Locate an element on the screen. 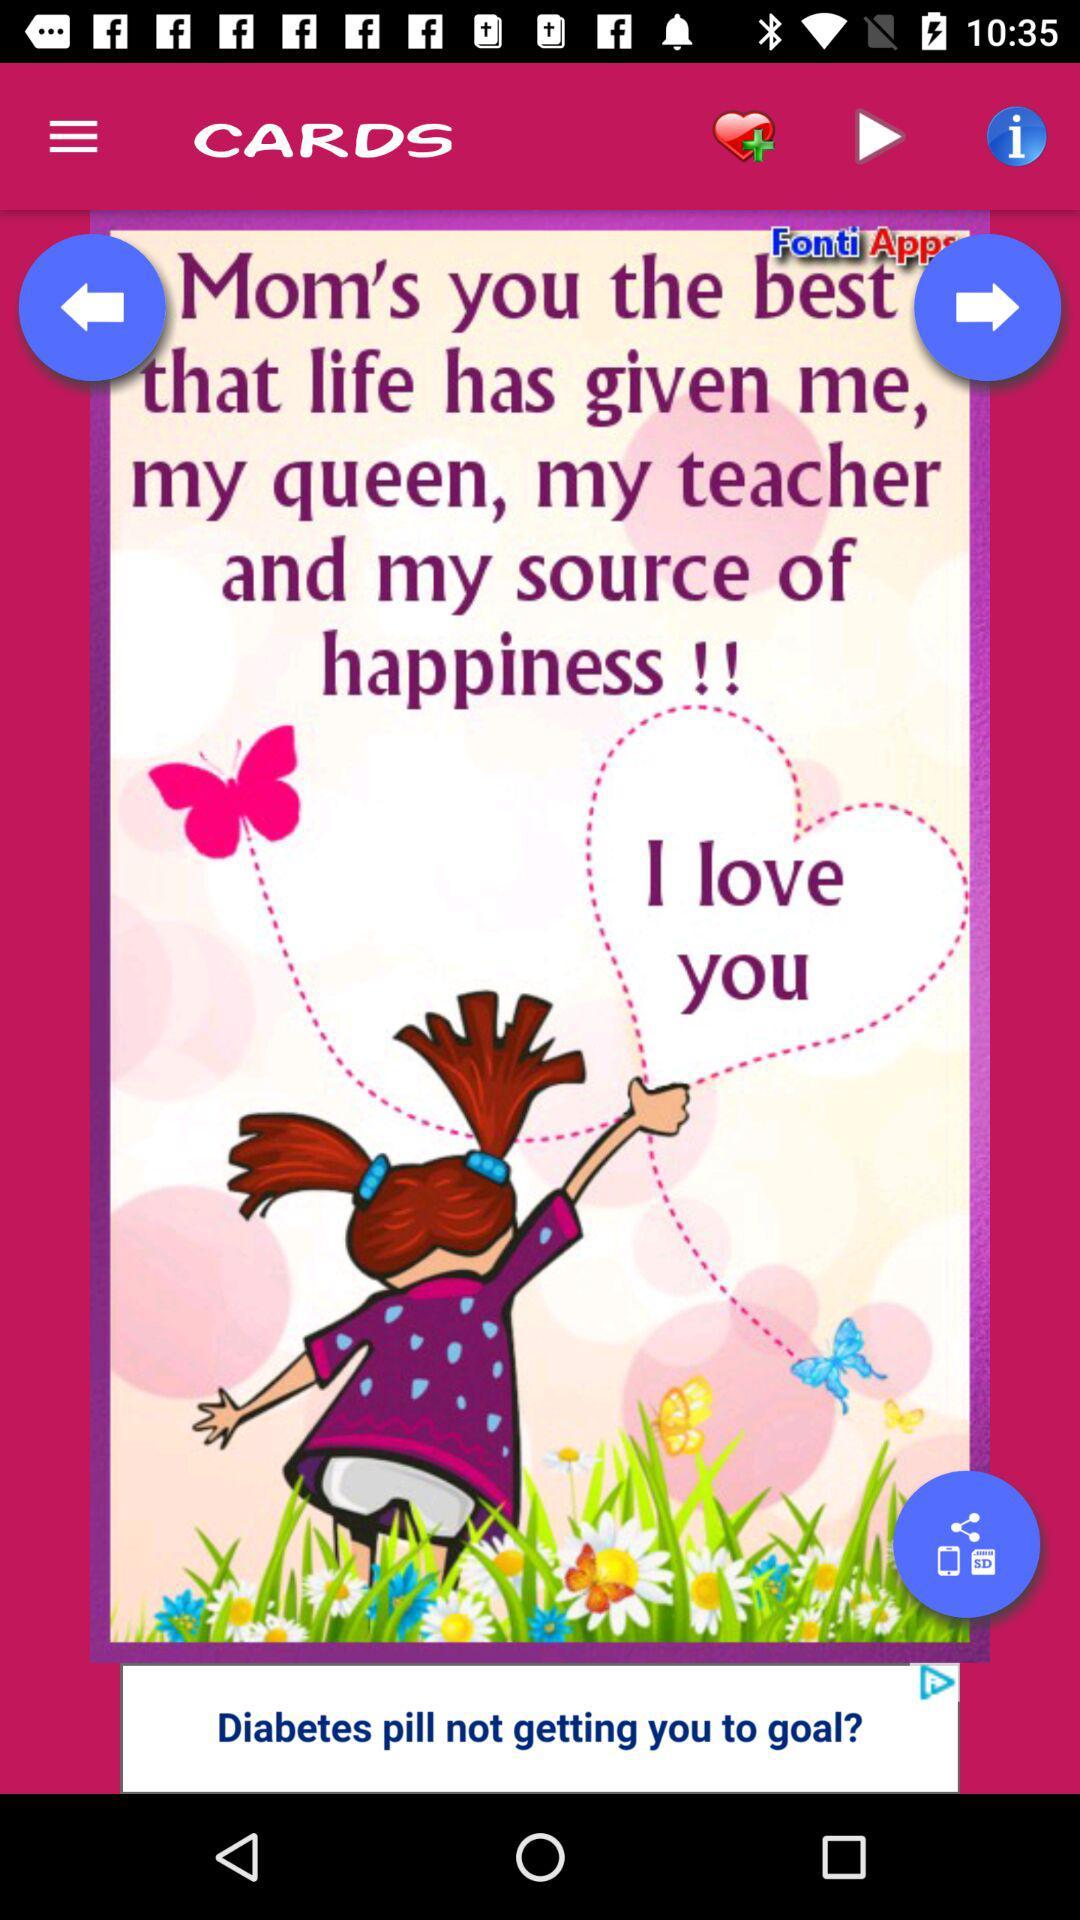  advertisement is located at coordinates (540, 1727).